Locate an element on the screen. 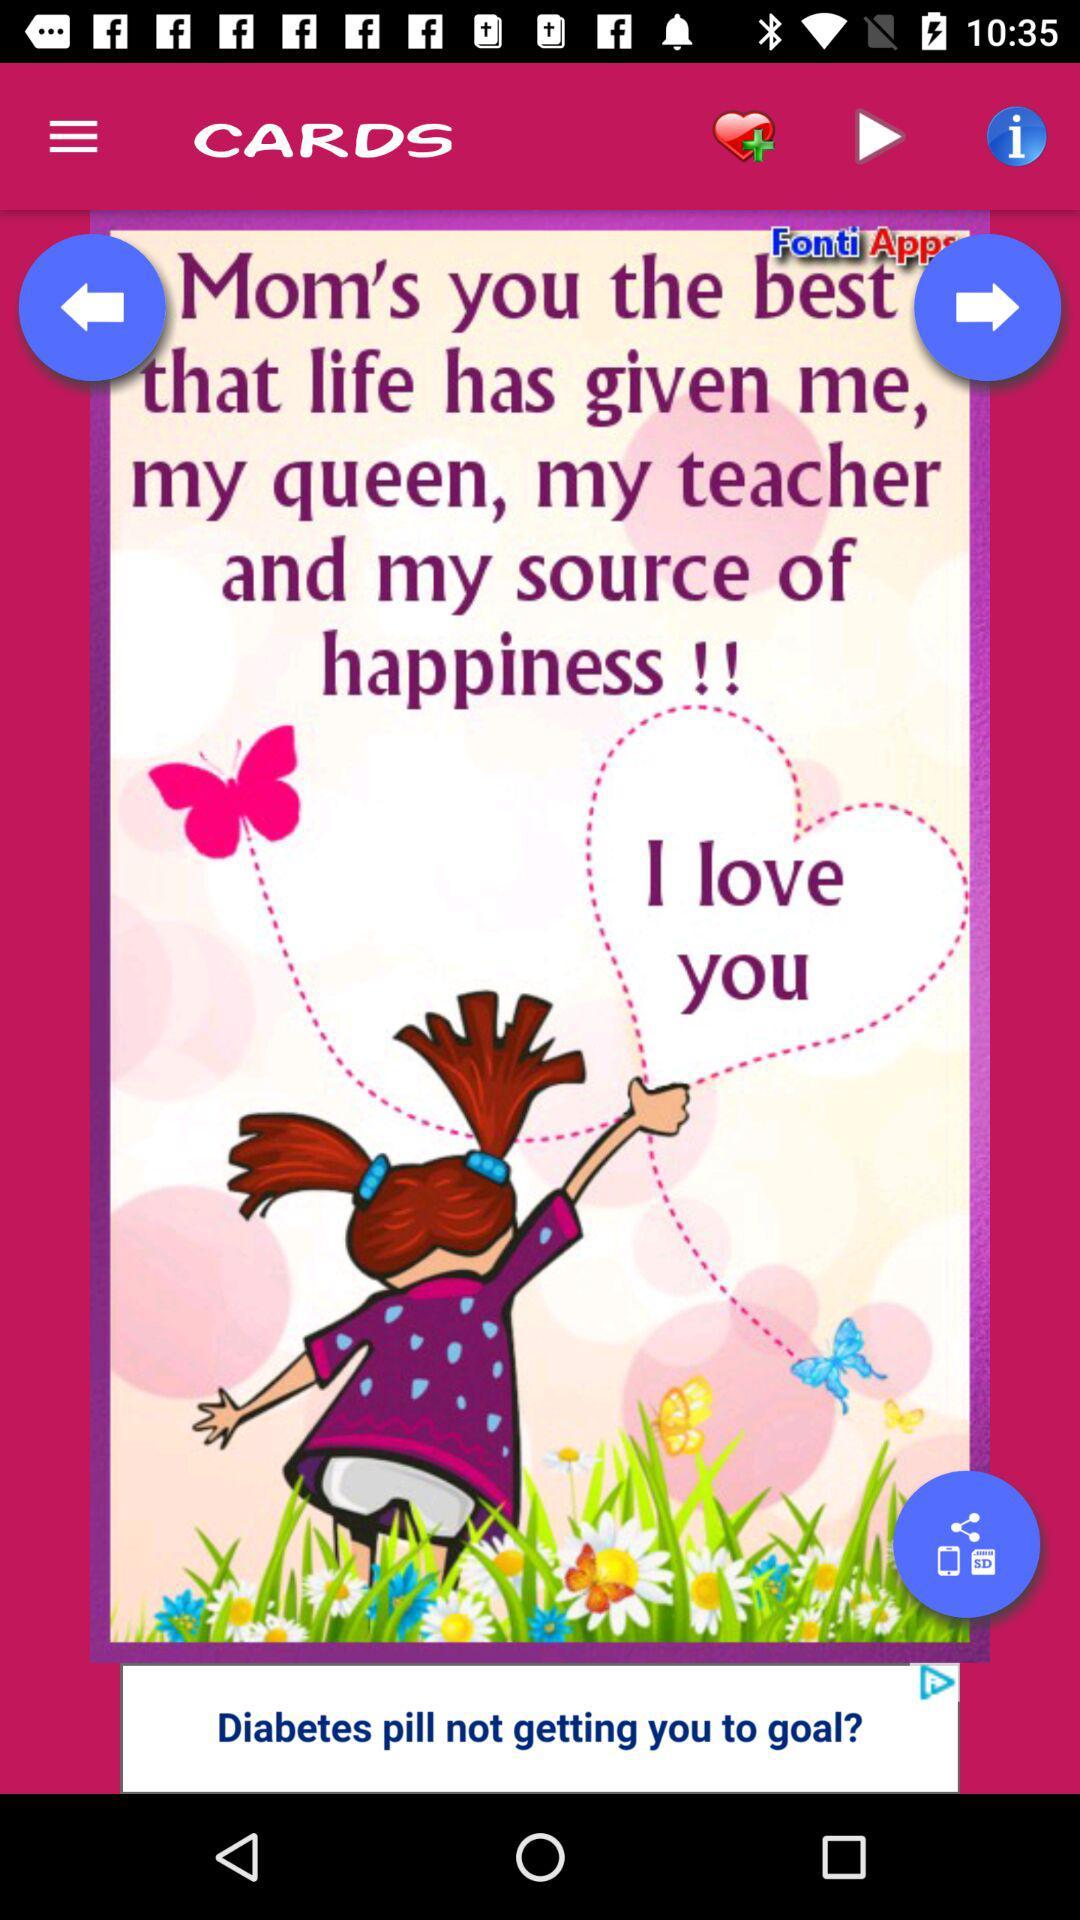  advertisement is located at coordinates (540, 1727).